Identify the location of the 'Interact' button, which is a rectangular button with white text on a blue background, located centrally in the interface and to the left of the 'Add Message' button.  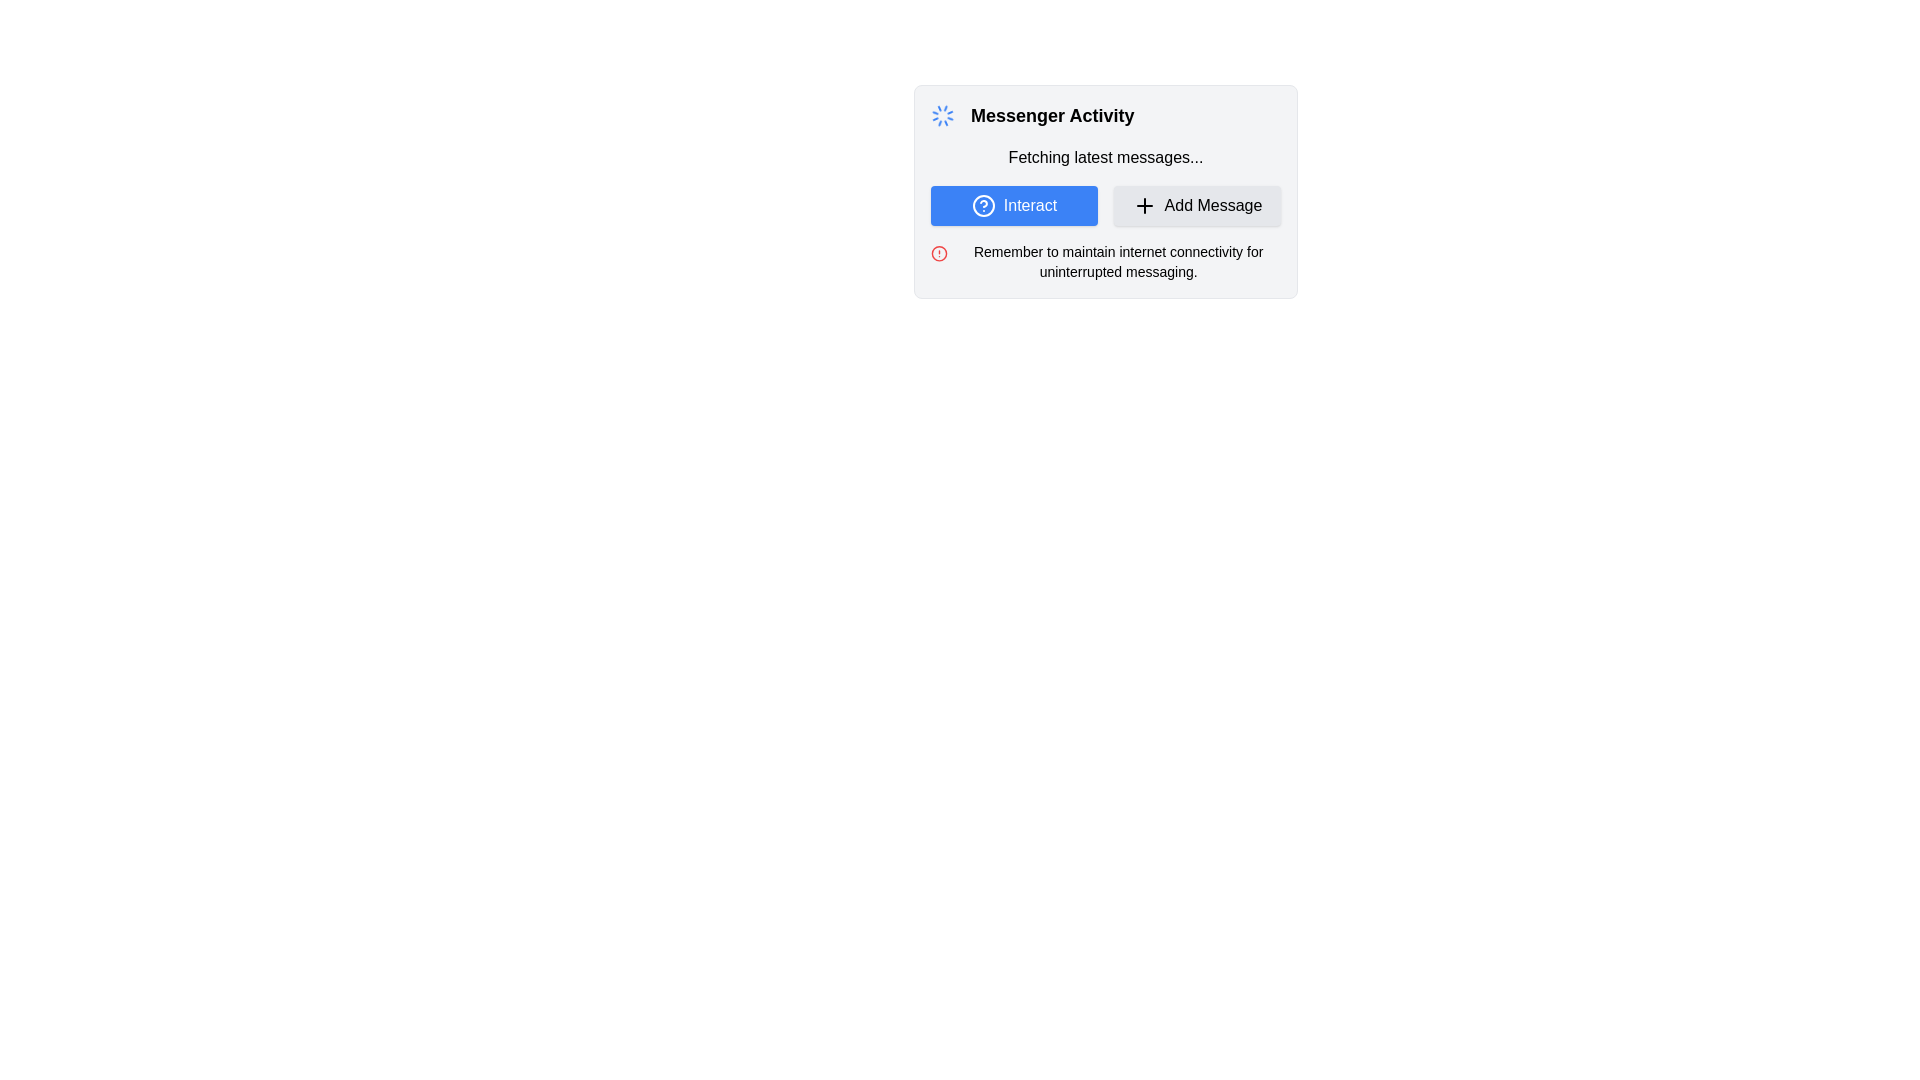
(1014, 205).